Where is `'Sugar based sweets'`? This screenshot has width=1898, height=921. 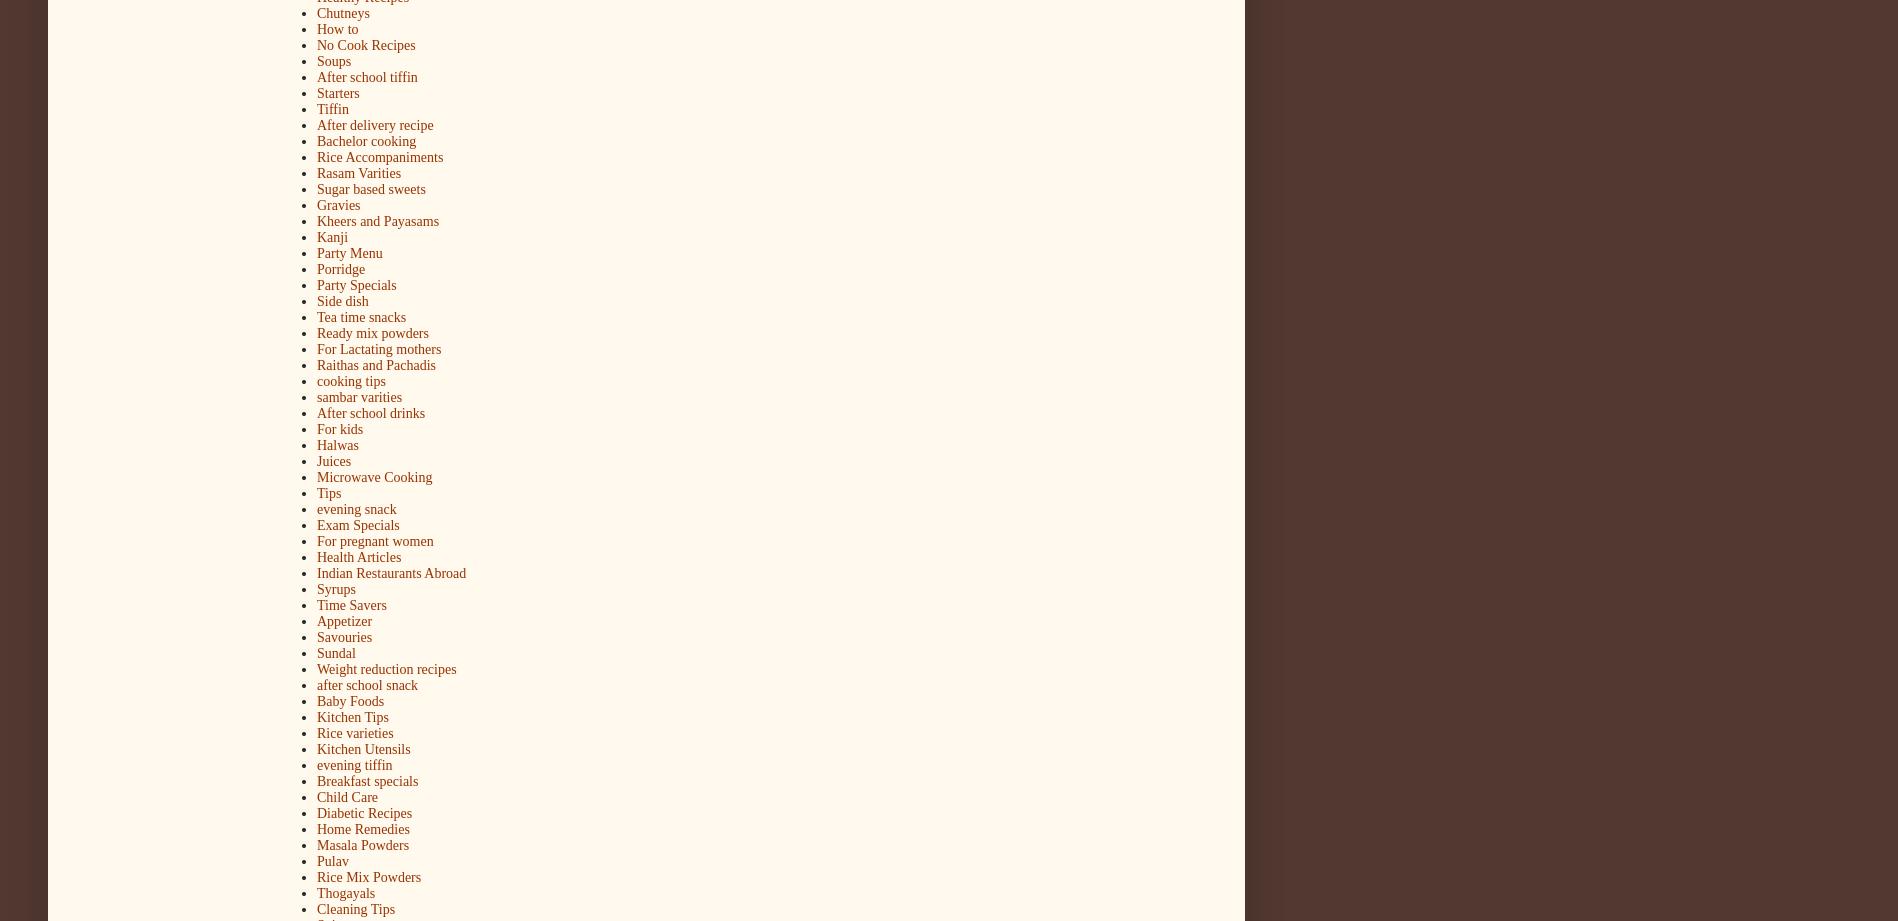
'Sugar based sweets' is located at coordinates (371, 188).